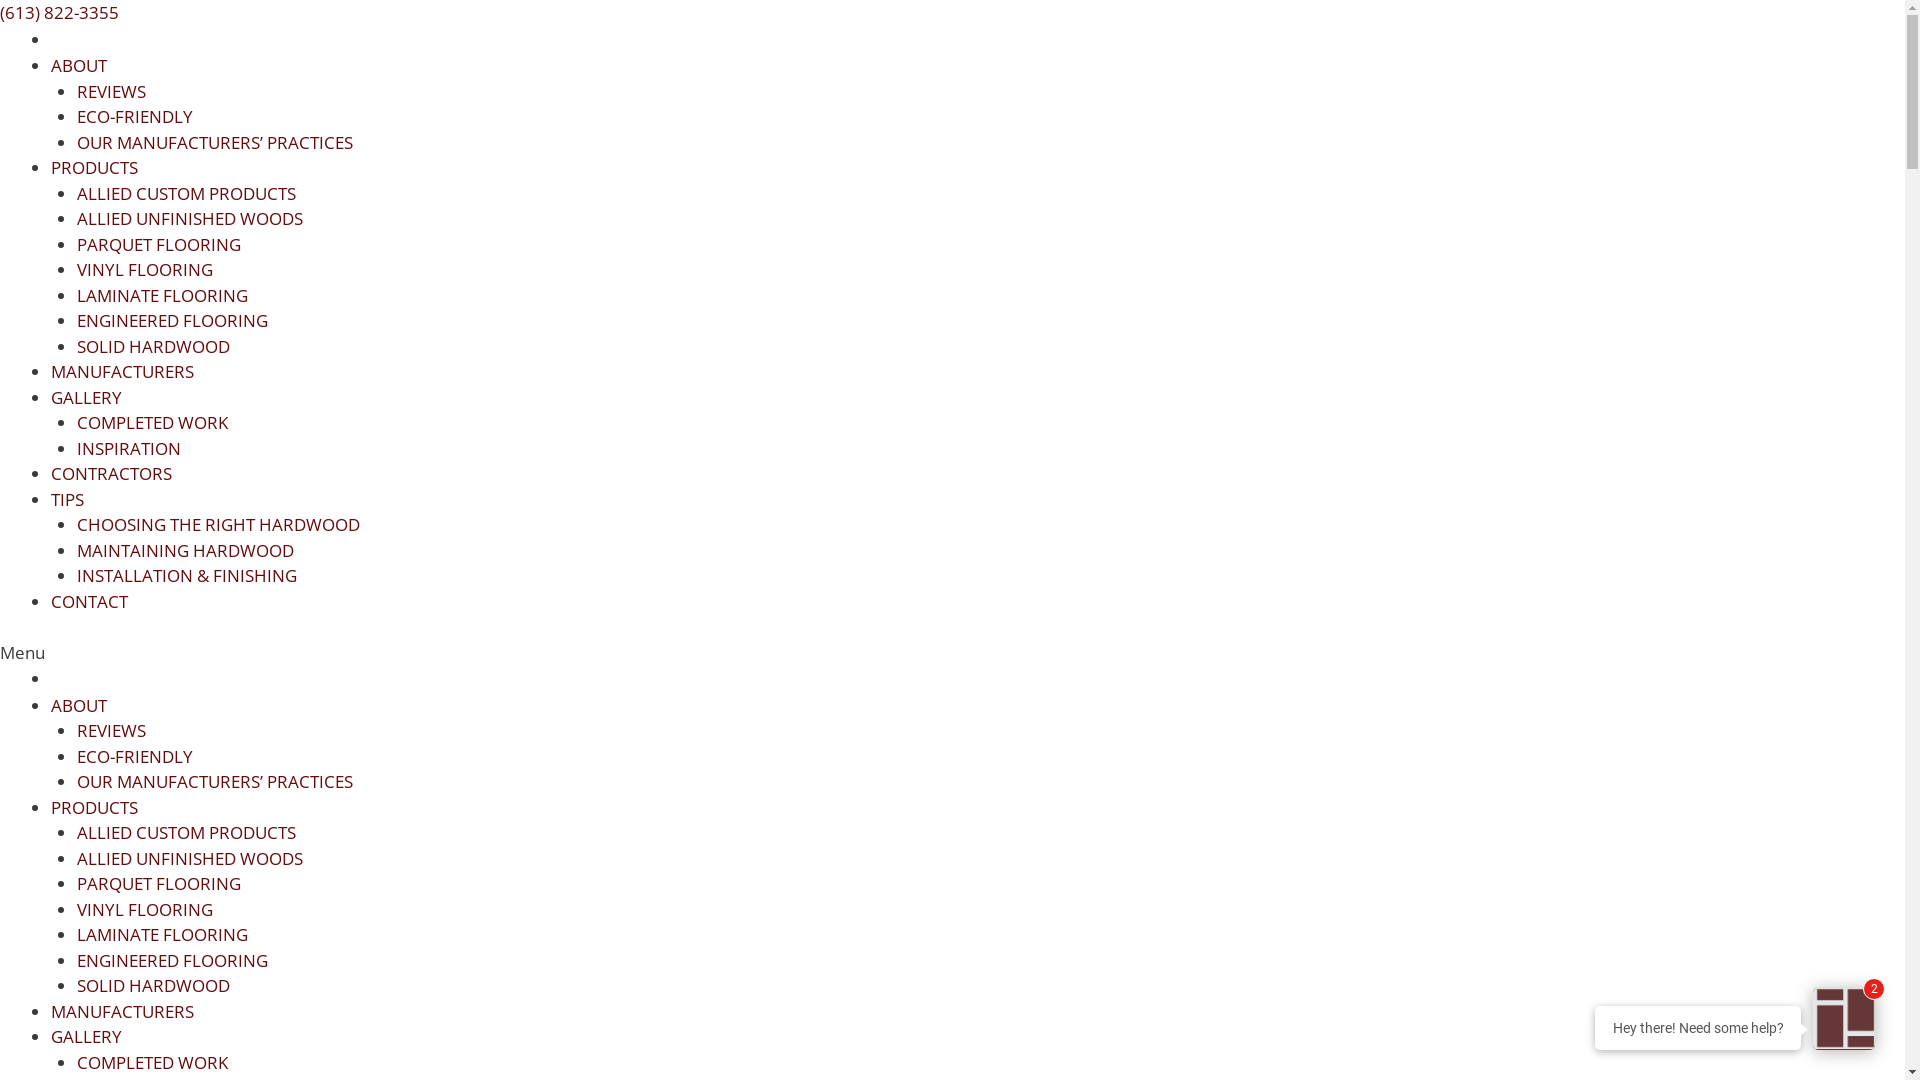 This screenshot has height=1080, width=1920. I want to click on 'LAMINATE FLOORING', so click(161, 934).